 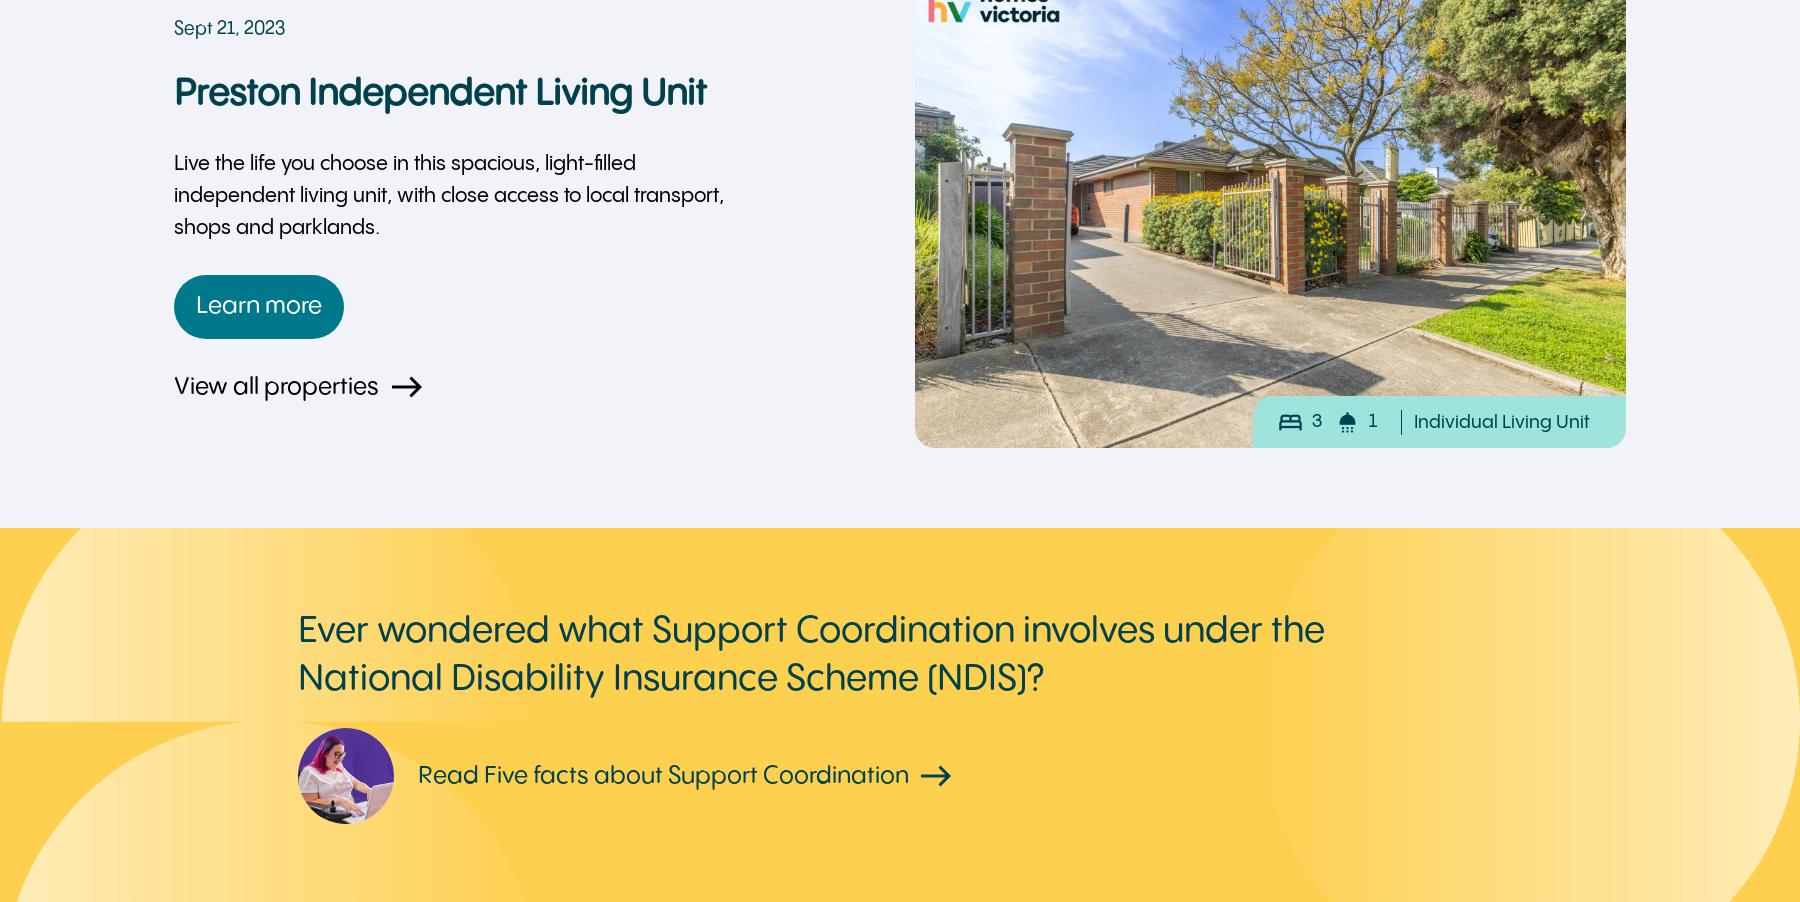 I want to click on 'View all properties', so click(x=275, y=386).